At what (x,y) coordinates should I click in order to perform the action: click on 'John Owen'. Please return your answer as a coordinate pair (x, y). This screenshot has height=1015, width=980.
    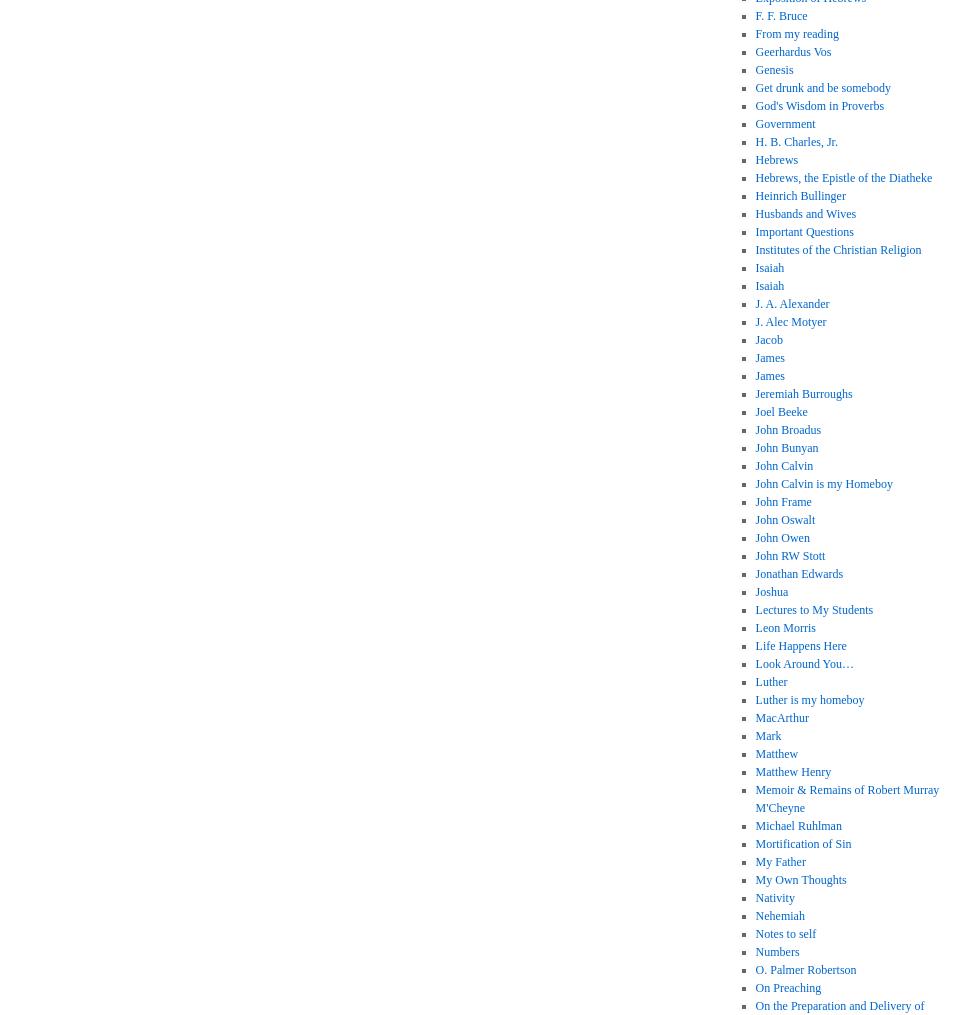
    Looking at the image, I should click on (782, 537).